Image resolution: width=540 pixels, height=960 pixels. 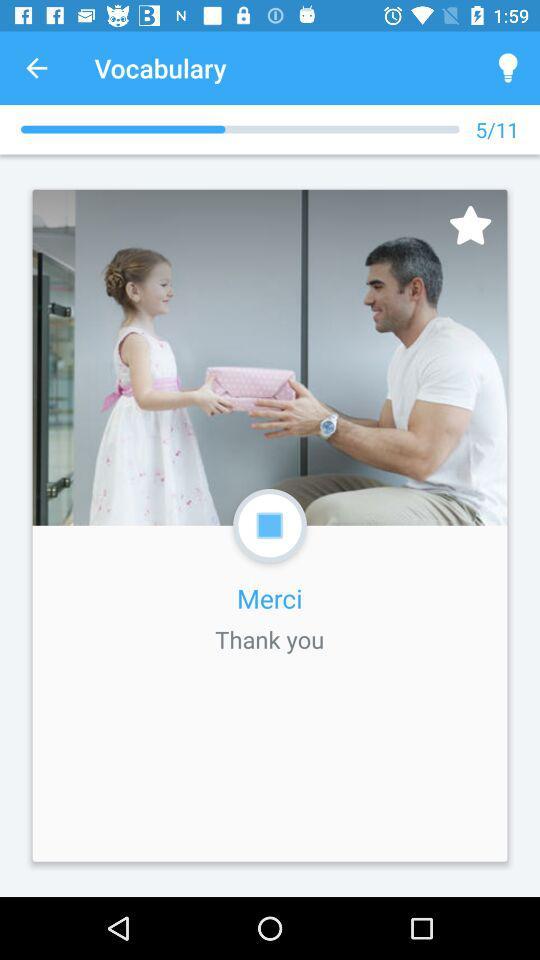 I want to click on to favorites, so click(x=470, y=225).